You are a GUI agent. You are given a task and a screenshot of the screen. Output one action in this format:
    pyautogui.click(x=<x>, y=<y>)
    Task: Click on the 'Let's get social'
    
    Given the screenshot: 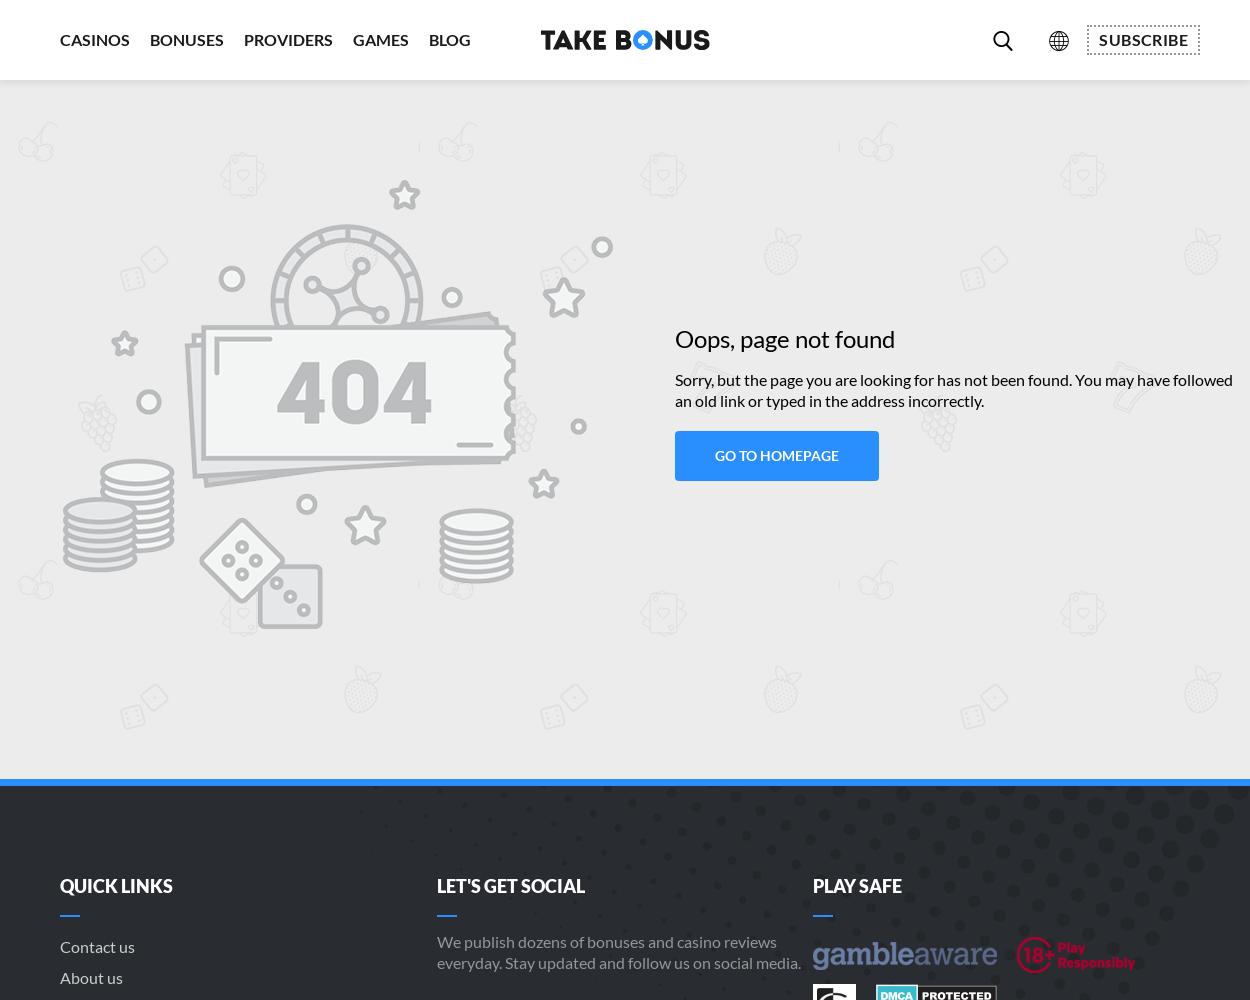 What is the action you would take?
    pyautogui.click(x=509, y=886)
    